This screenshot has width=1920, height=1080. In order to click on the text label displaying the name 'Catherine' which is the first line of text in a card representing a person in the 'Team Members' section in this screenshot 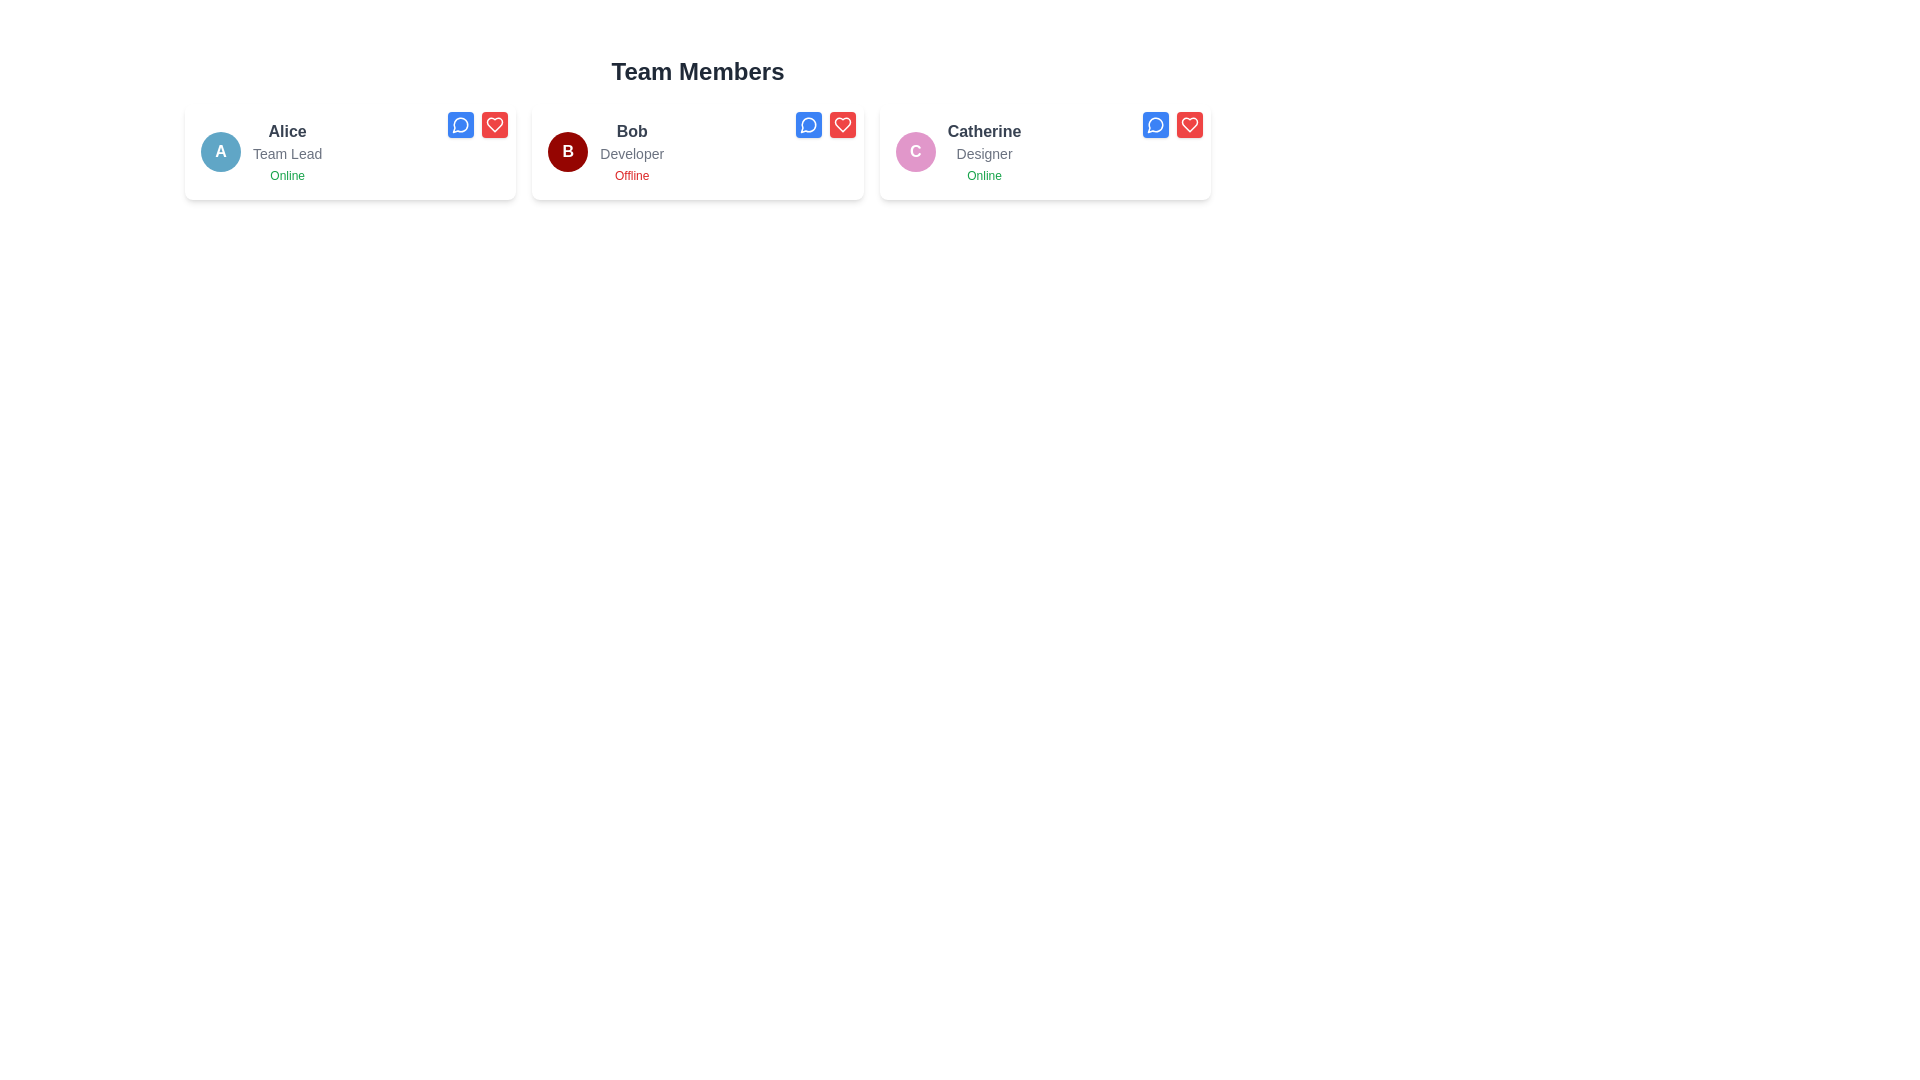, I will do `click(984, 131)`.